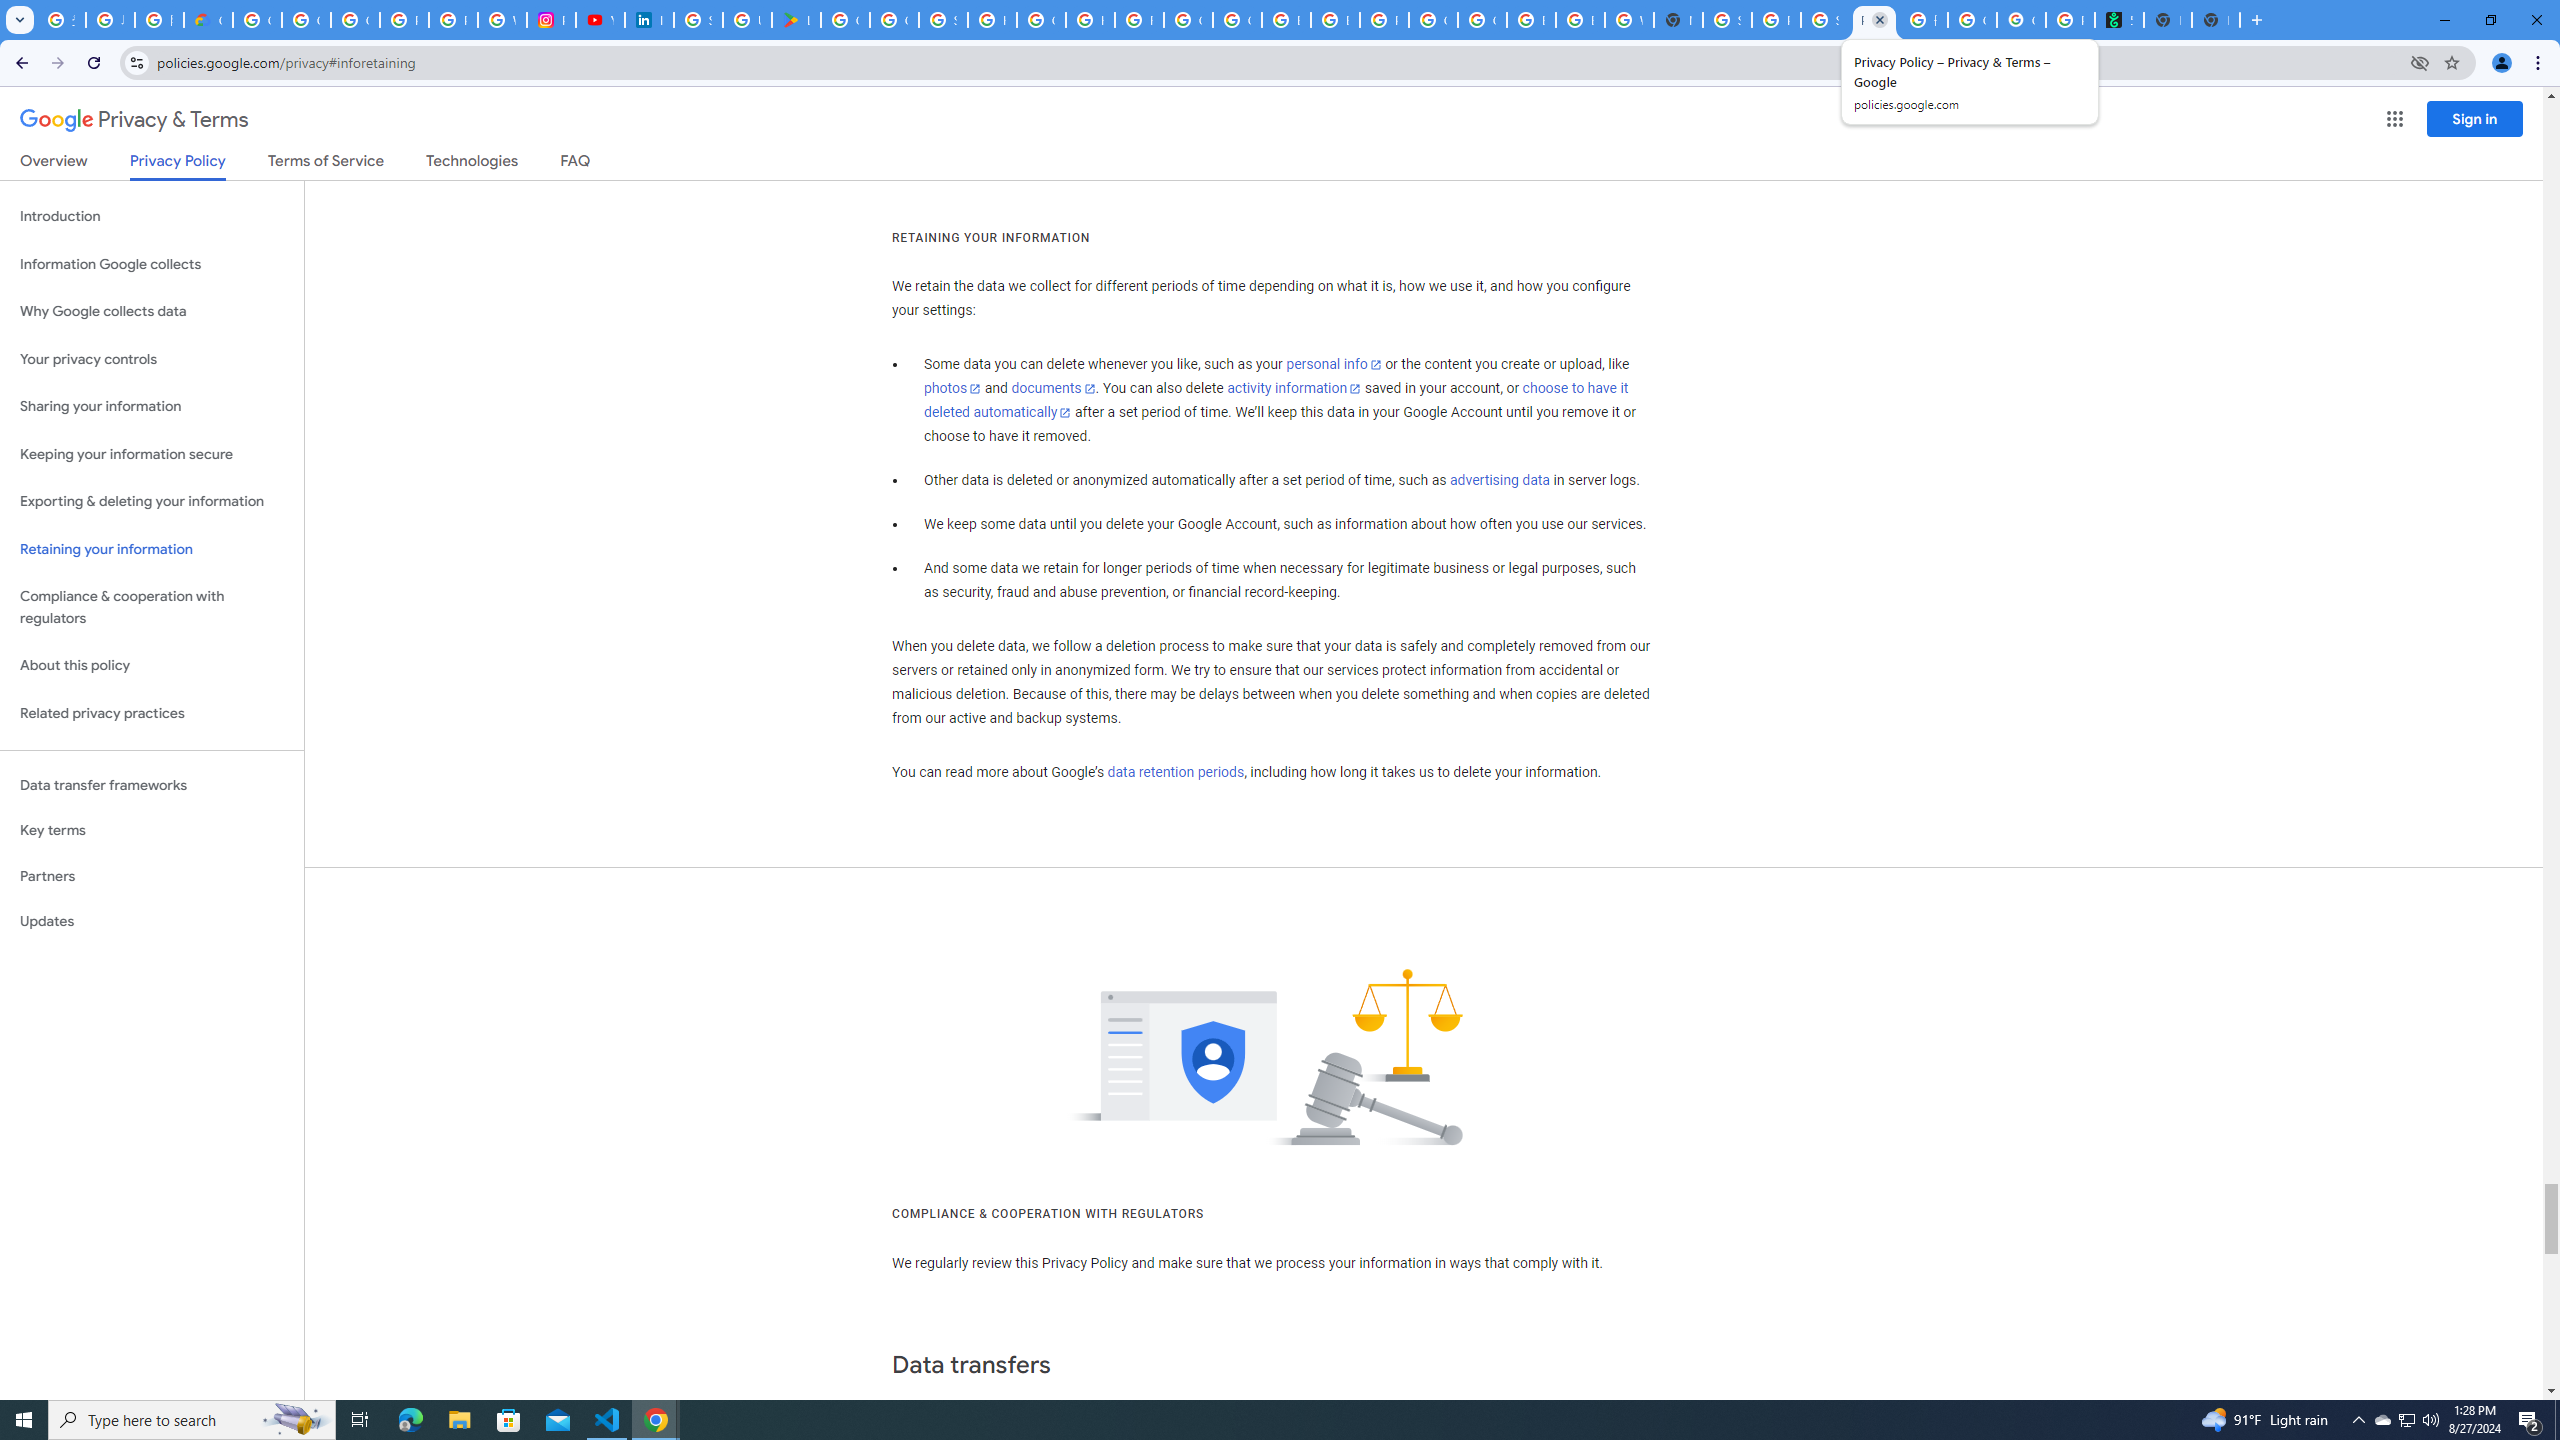 Image resolution: width=2560 pixels, height=1440 pixels. Describe the element at coordinates (1275, 401) in the screenshot. I see `'choose to have it deleted automatically'` at that location.